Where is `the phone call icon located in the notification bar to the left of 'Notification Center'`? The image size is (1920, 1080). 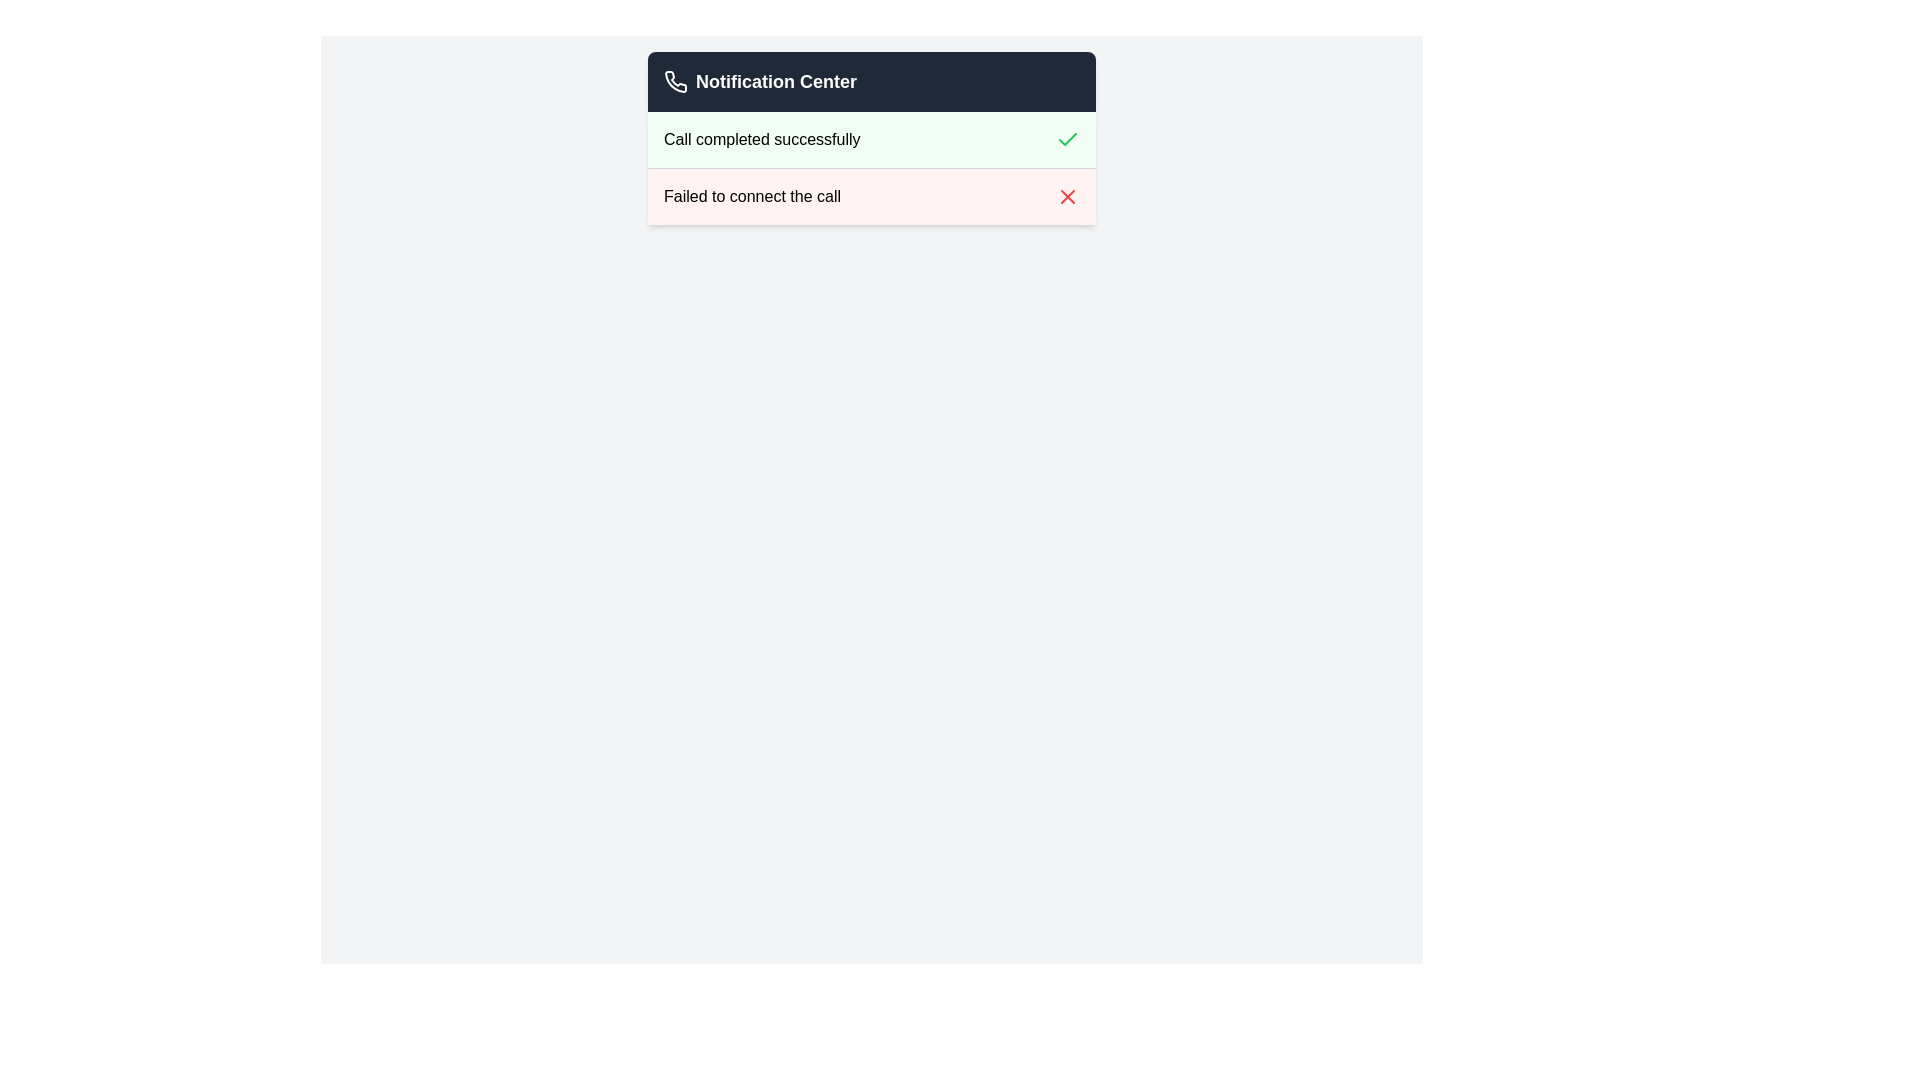
the phone call icon located in the notification bar to the left of 'Notification Center' is located at coordinates (676, 80).